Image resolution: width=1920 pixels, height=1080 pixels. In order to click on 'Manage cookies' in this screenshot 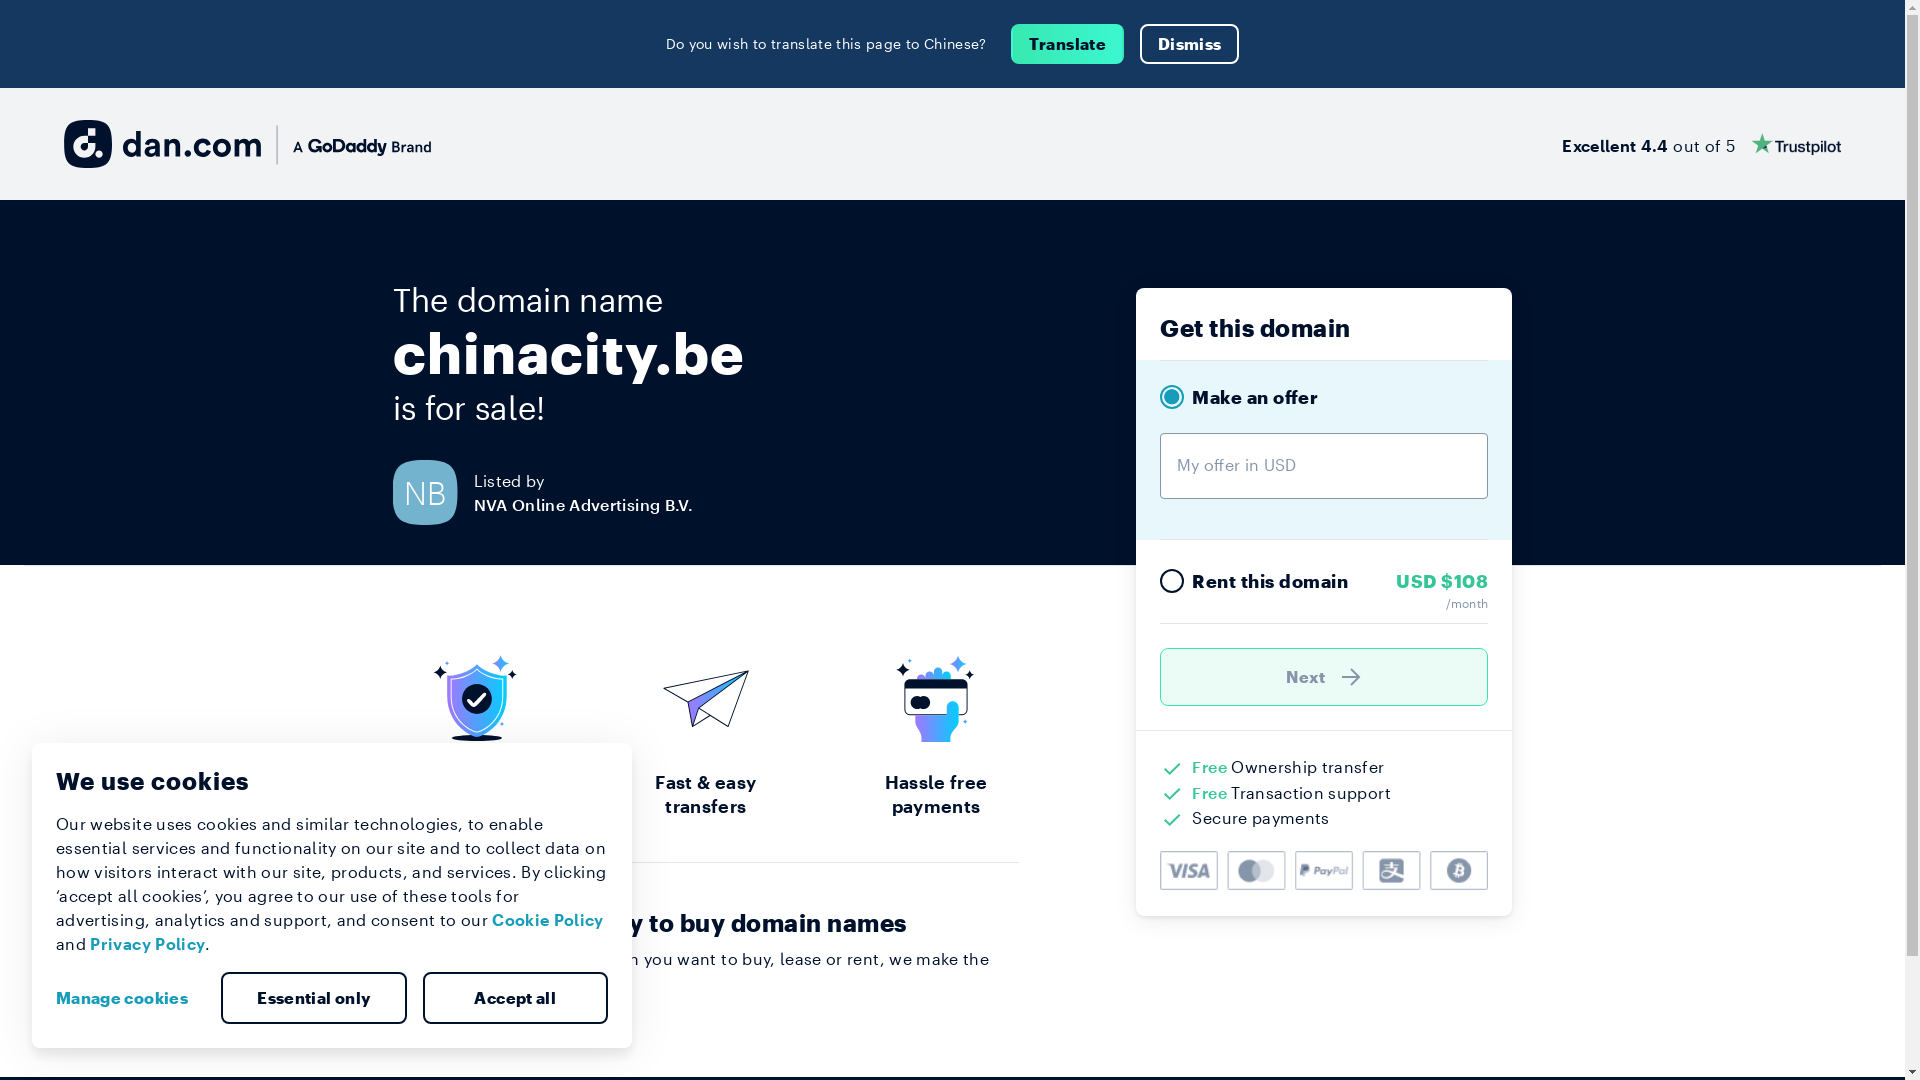, I will do `click(128, 998)`.